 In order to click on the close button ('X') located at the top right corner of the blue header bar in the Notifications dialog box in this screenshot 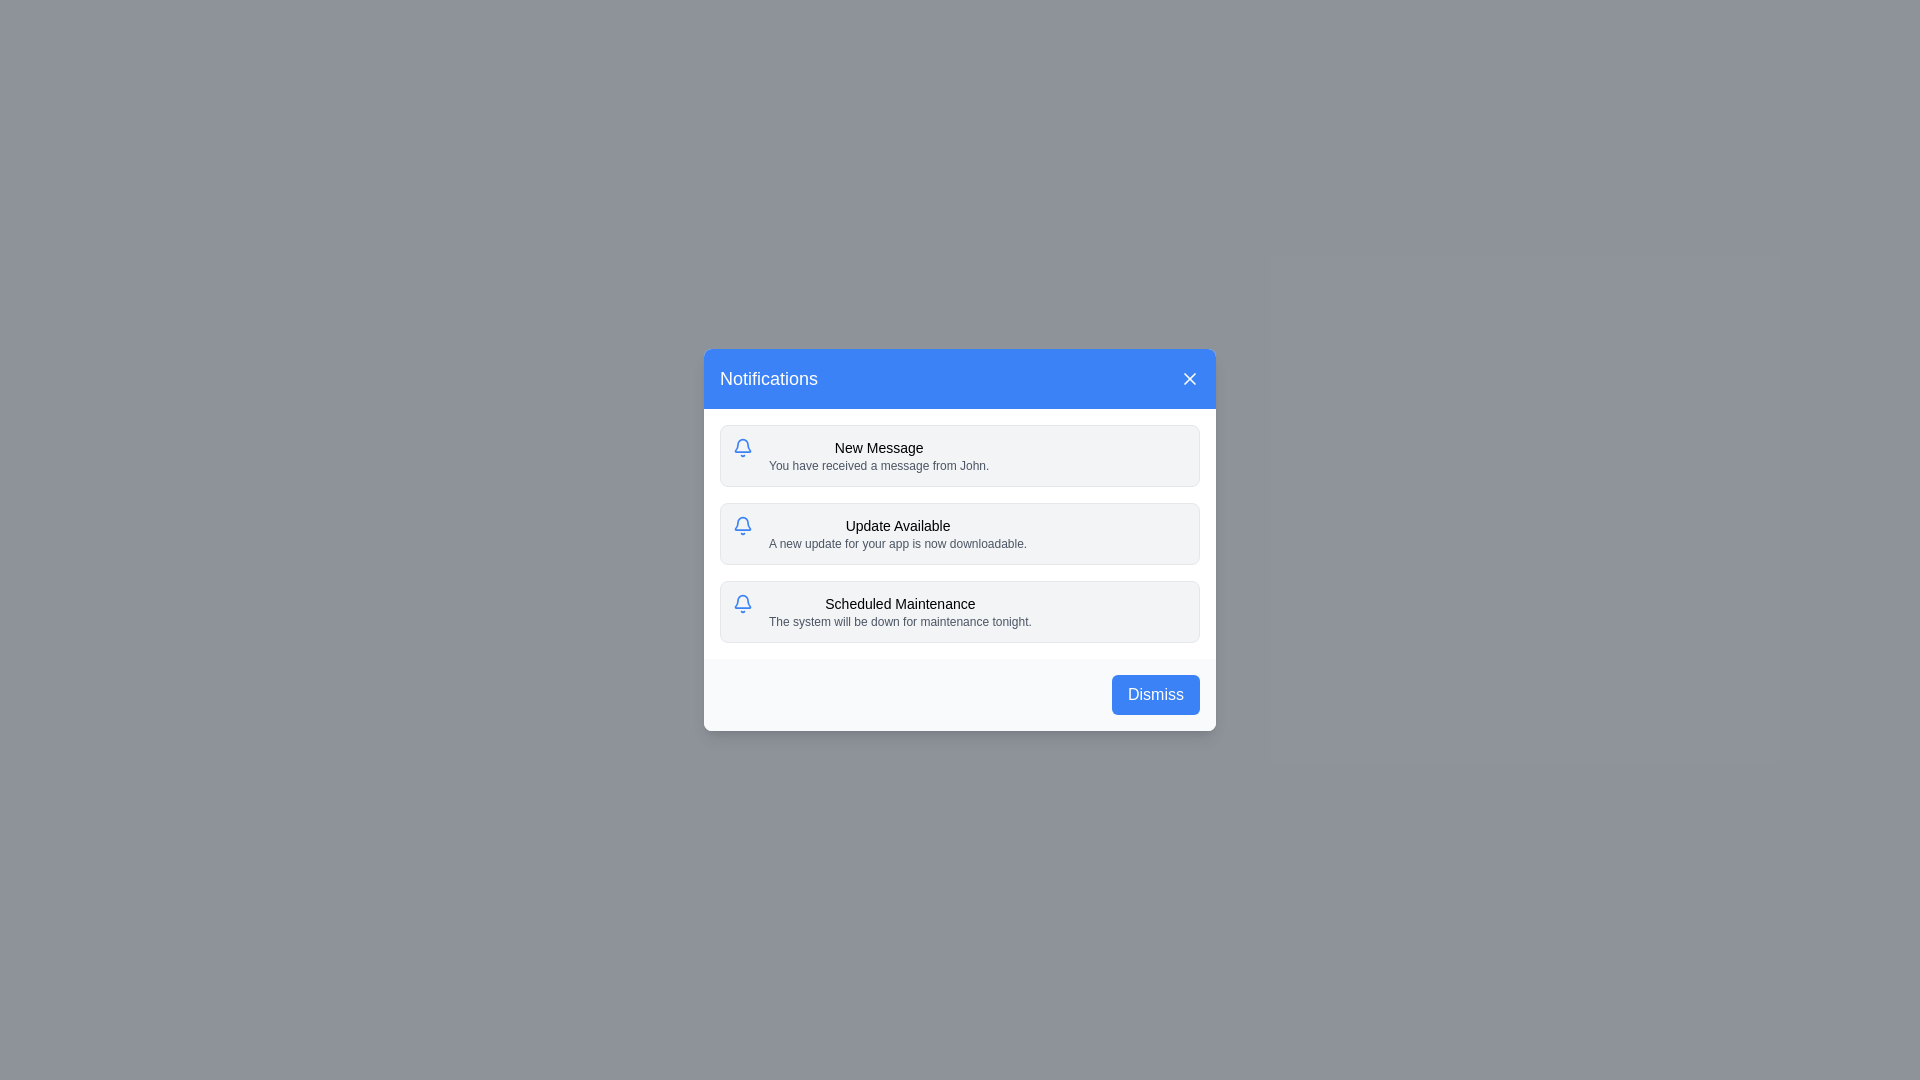, I will do `click(1190, 378)`.